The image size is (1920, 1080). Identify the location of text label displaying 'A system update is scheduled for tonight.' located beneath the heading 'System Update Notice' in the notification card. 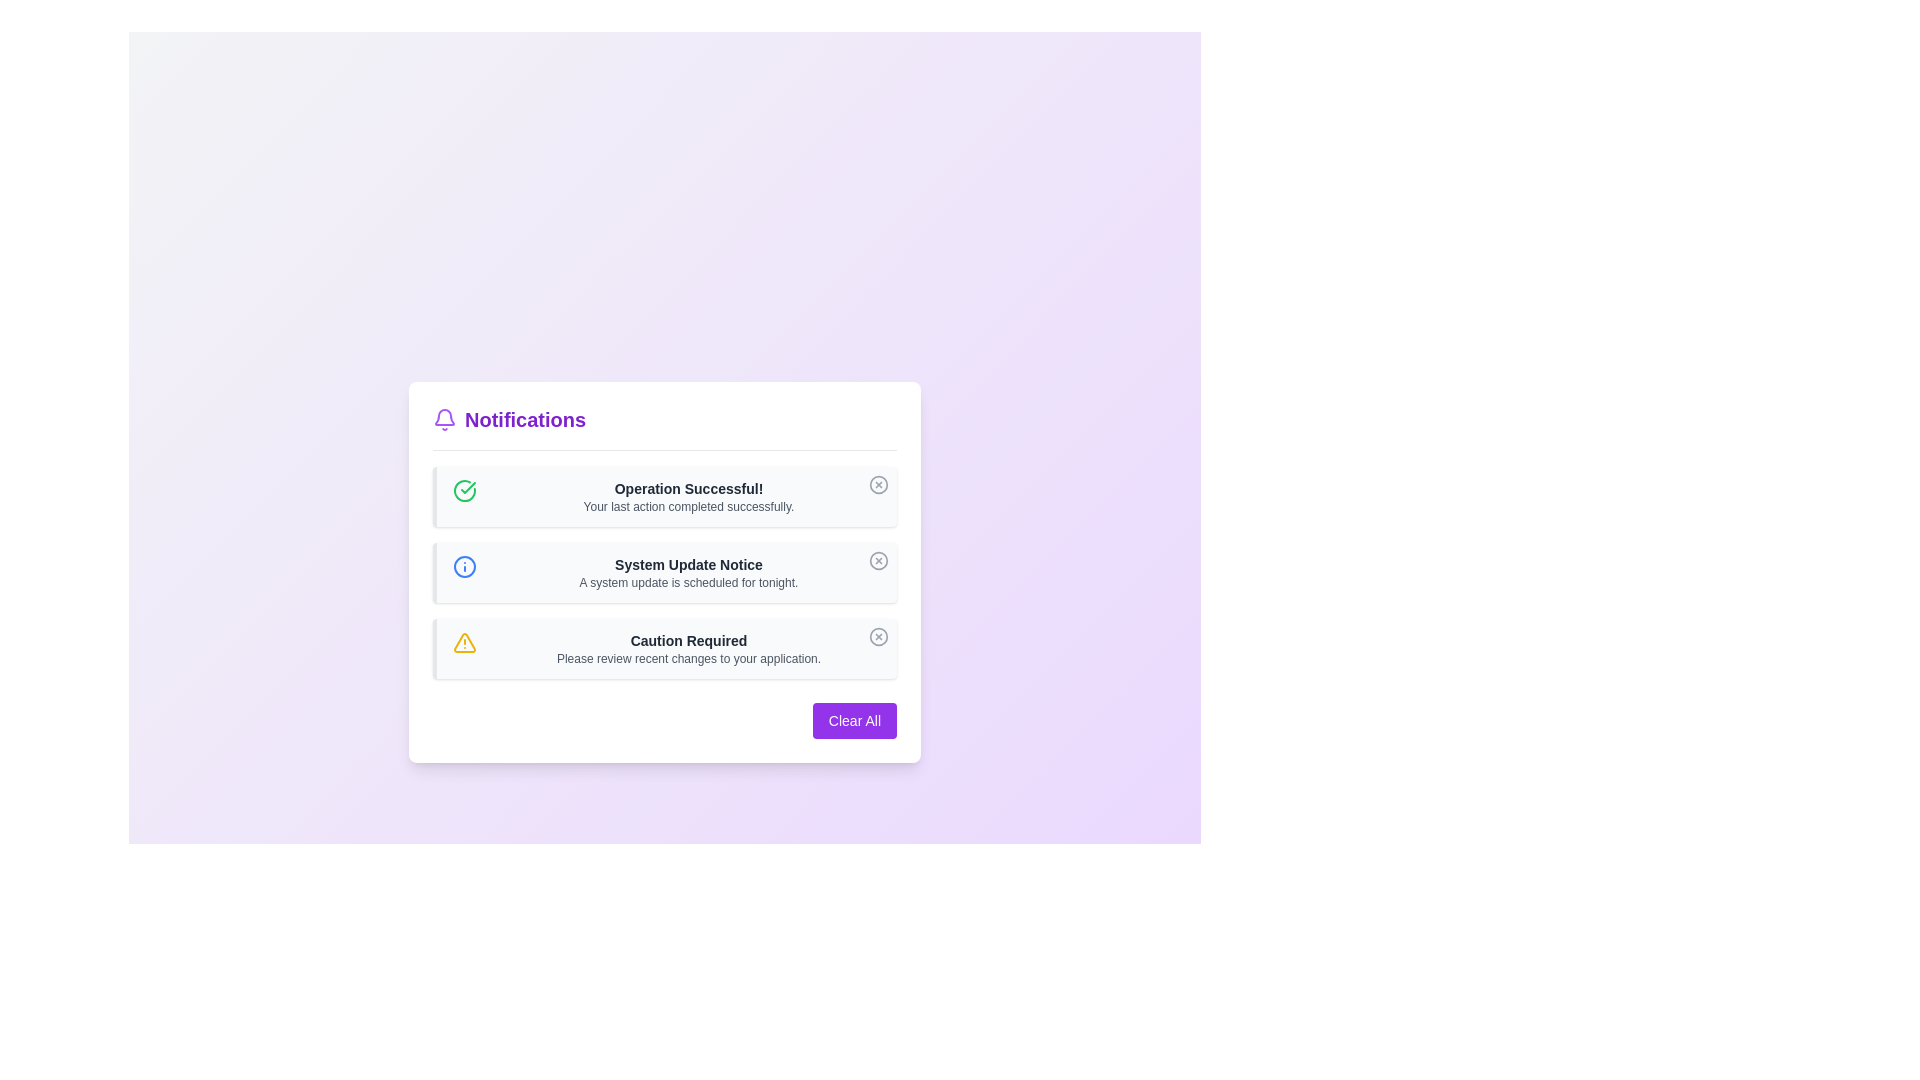
(689, 582).